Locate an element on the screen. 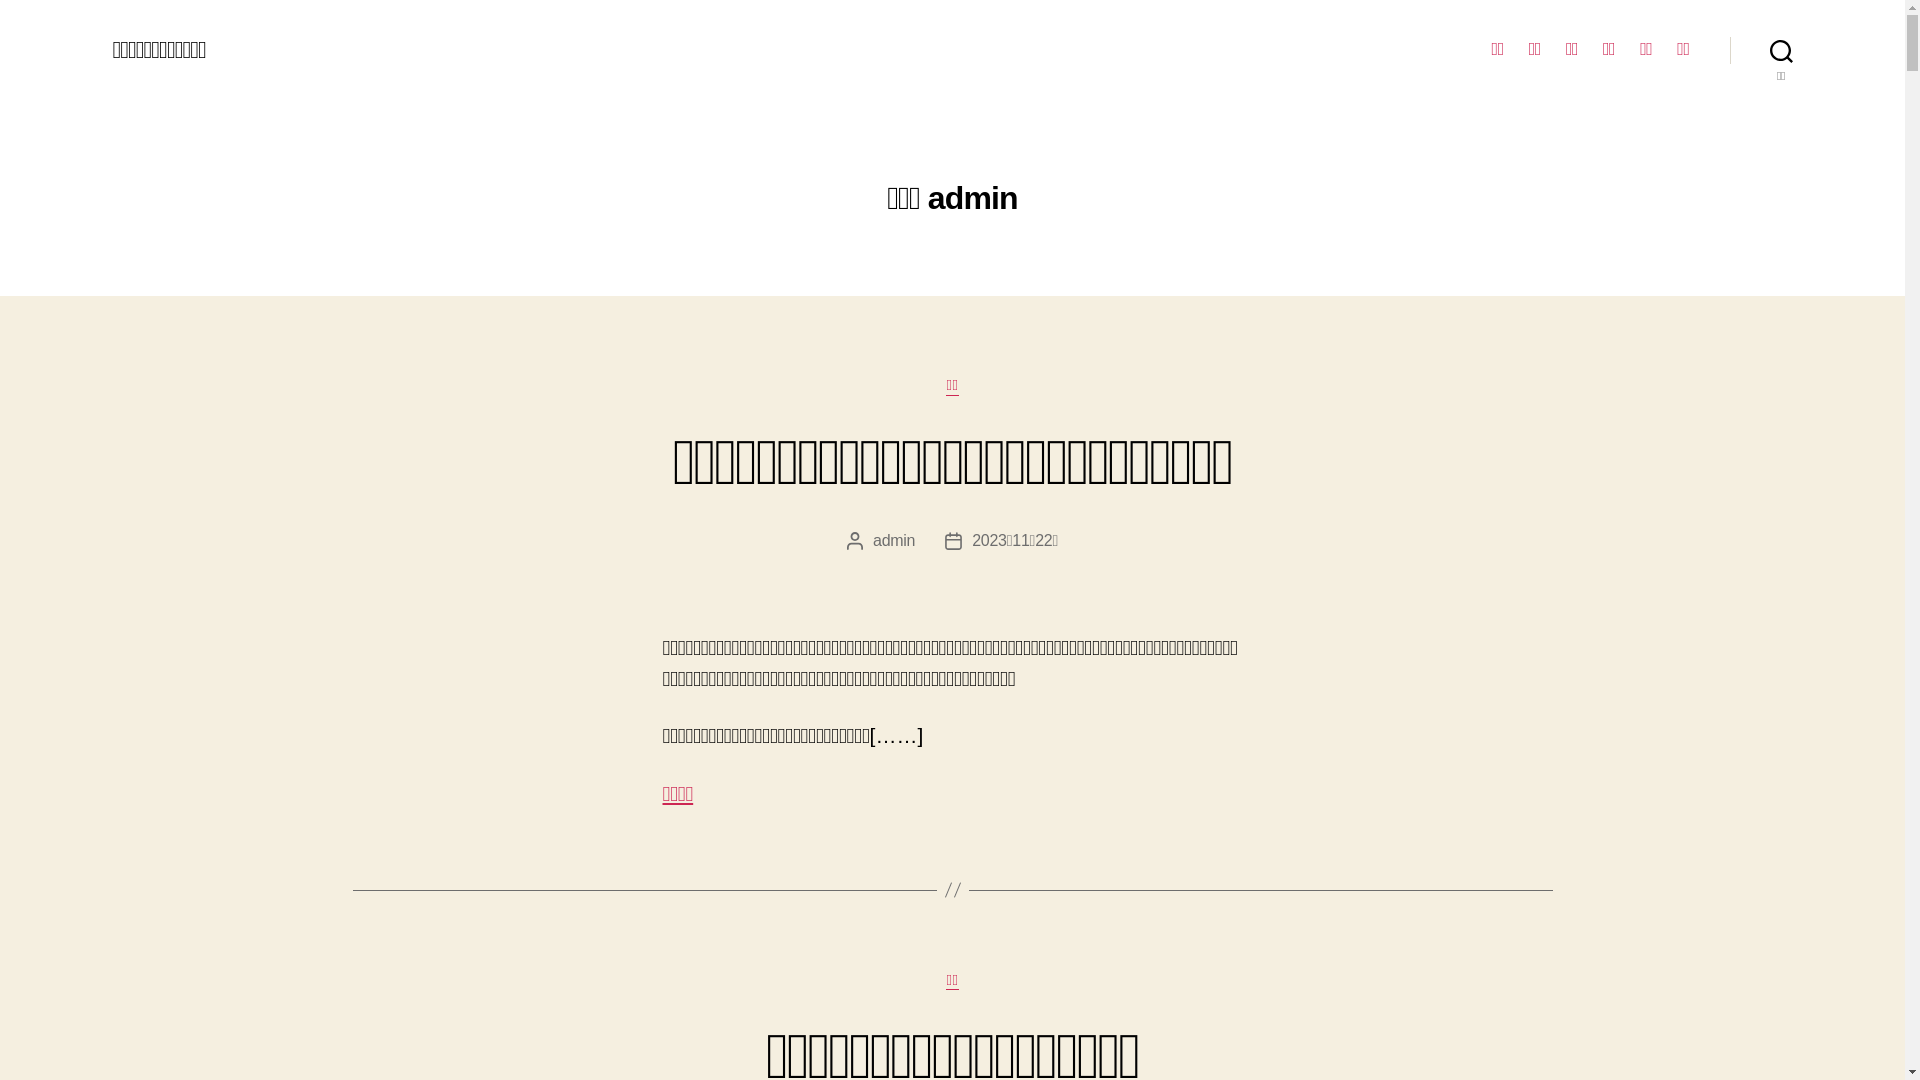 This screenshot has height=1080, width=1920. 'admin' is located at coordinates (892, 540).